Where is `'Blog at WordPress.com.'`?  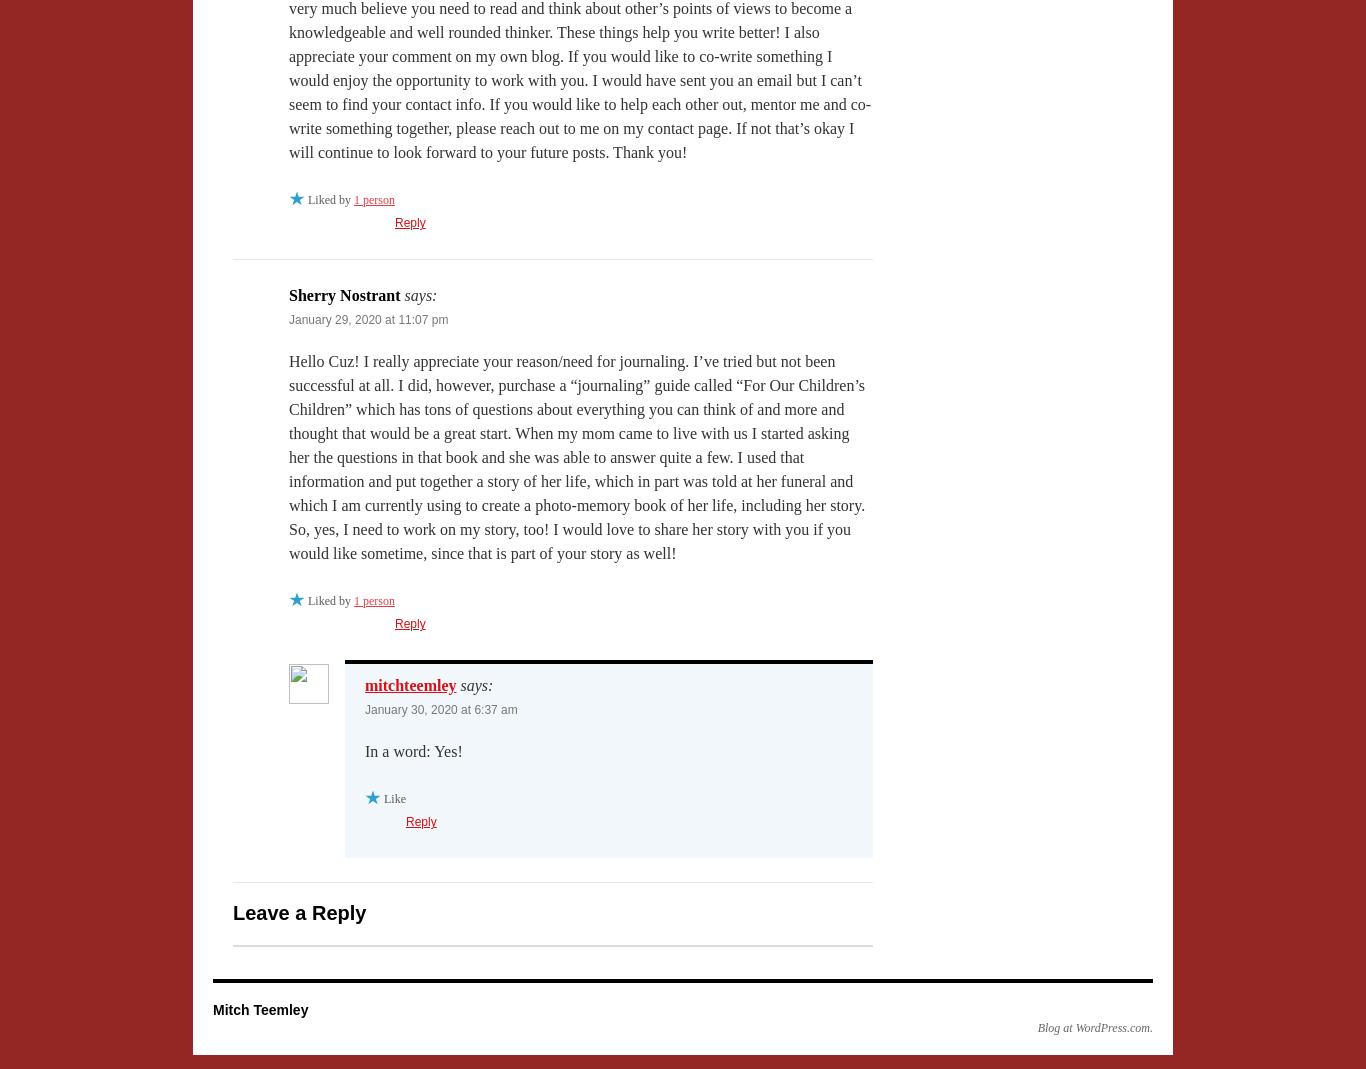 'Blog at WordPress.com.' is located at coordinates (1036, 1027).